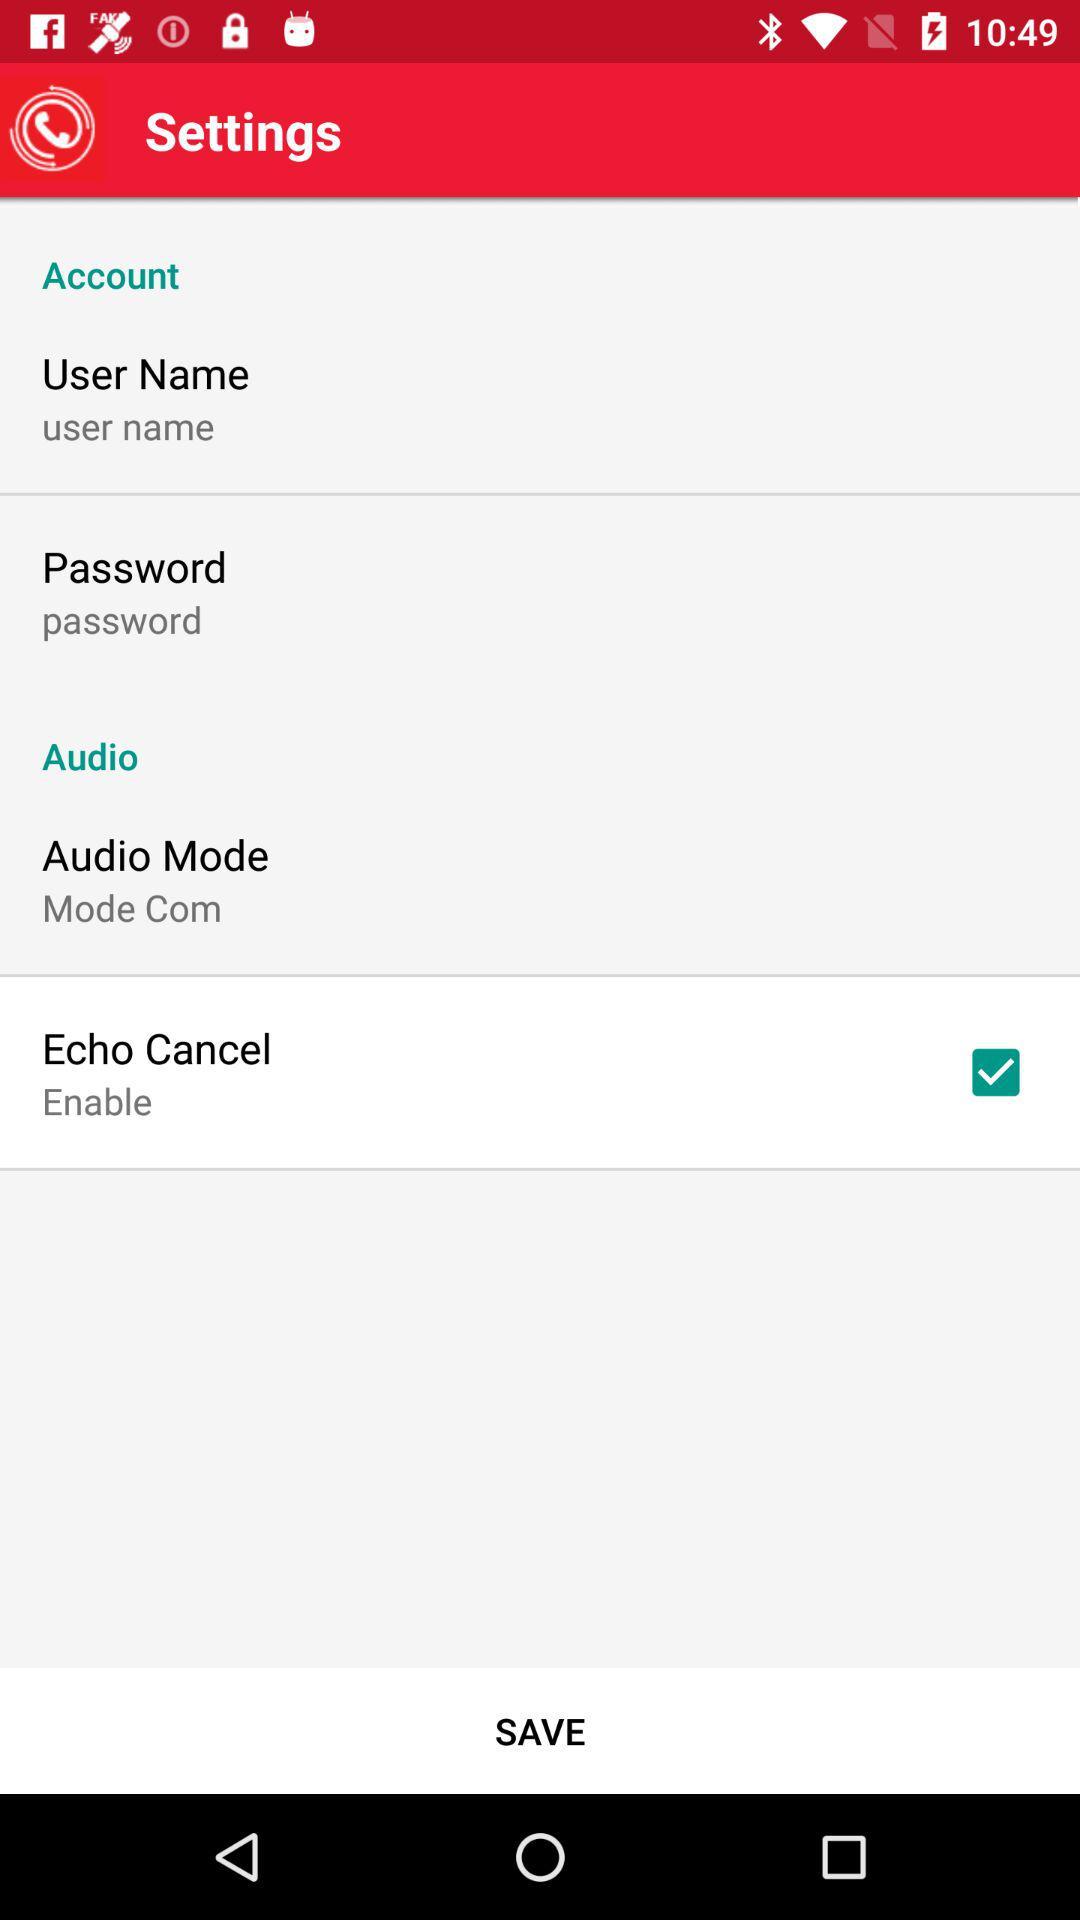 The width and height of the screenshot is (1080, 1920). Describe the element at coordinates (995, 1071) in the screenshot. I see `the icon above save icon` at that location.